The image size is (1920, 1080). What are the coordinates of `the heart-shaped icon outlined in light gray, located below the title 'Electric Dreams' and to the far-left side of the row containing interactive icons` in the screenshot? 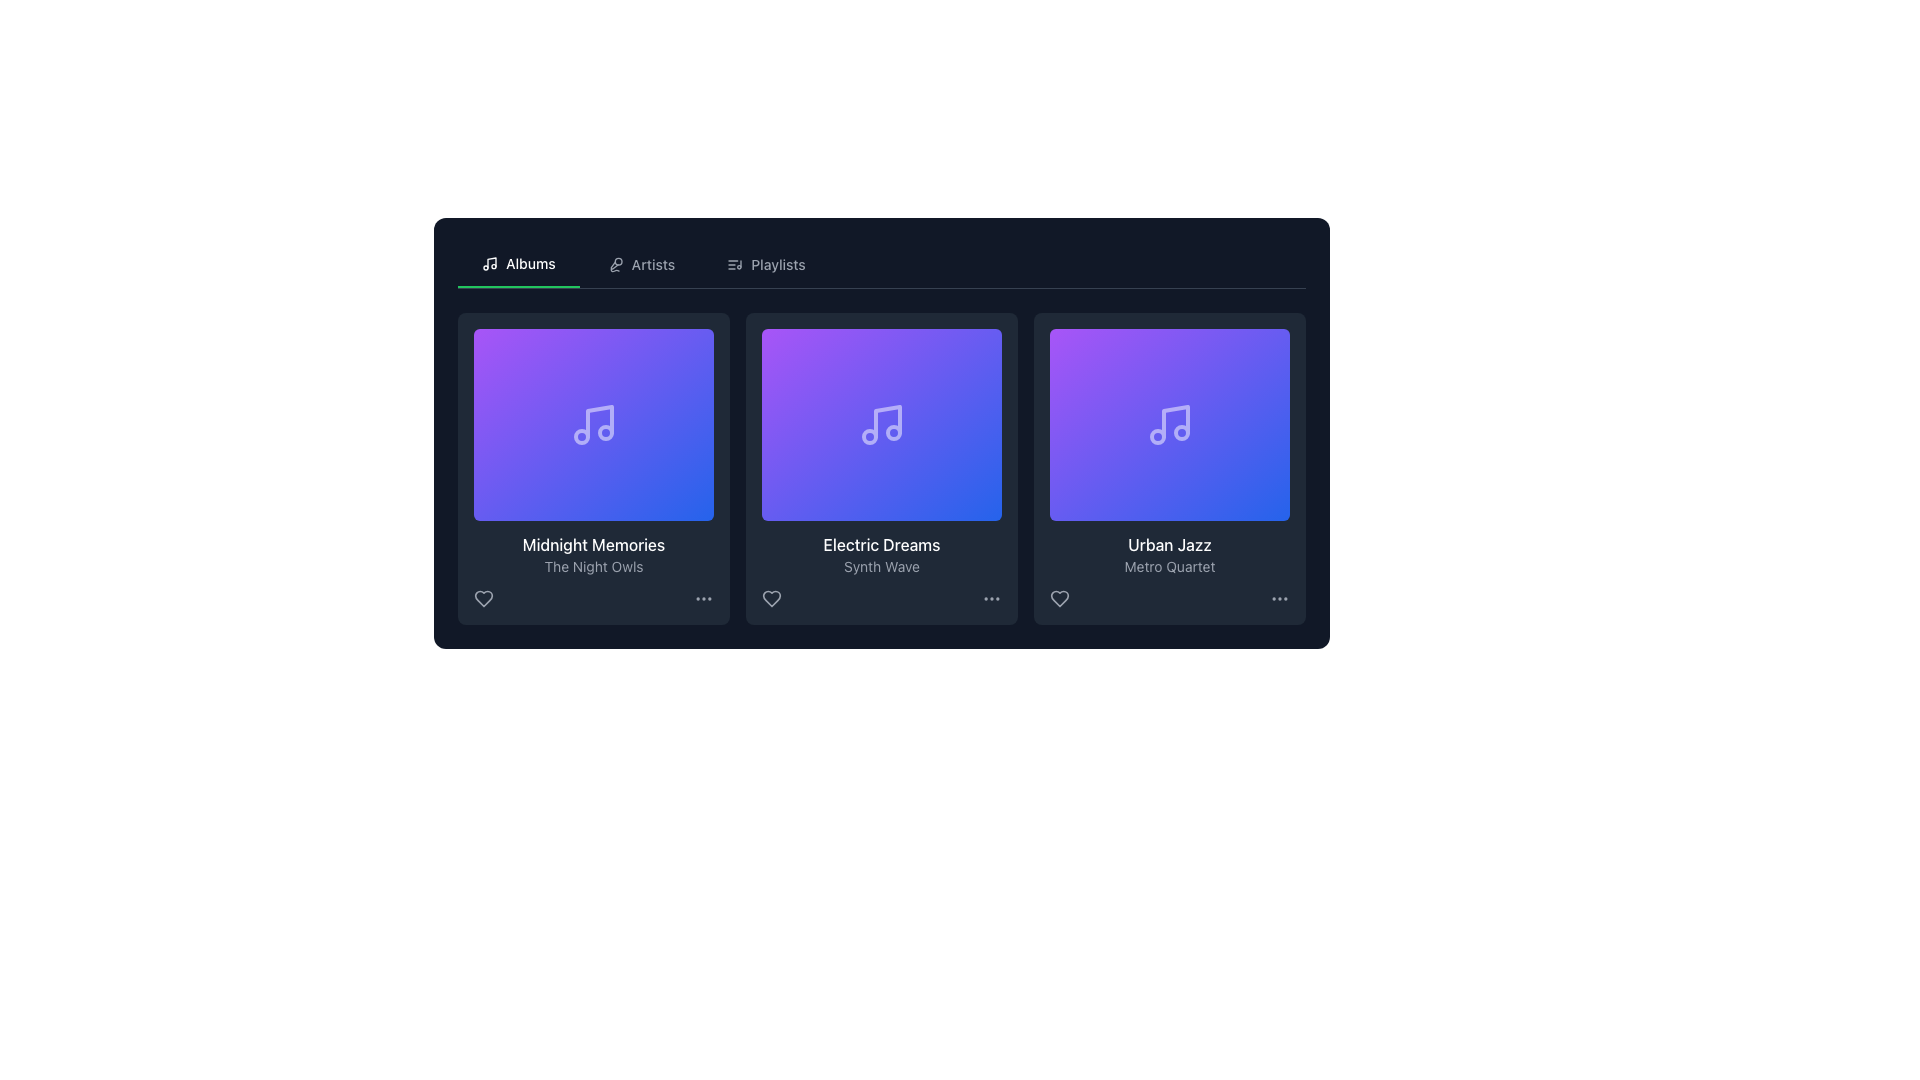 It's located at (771, 597).